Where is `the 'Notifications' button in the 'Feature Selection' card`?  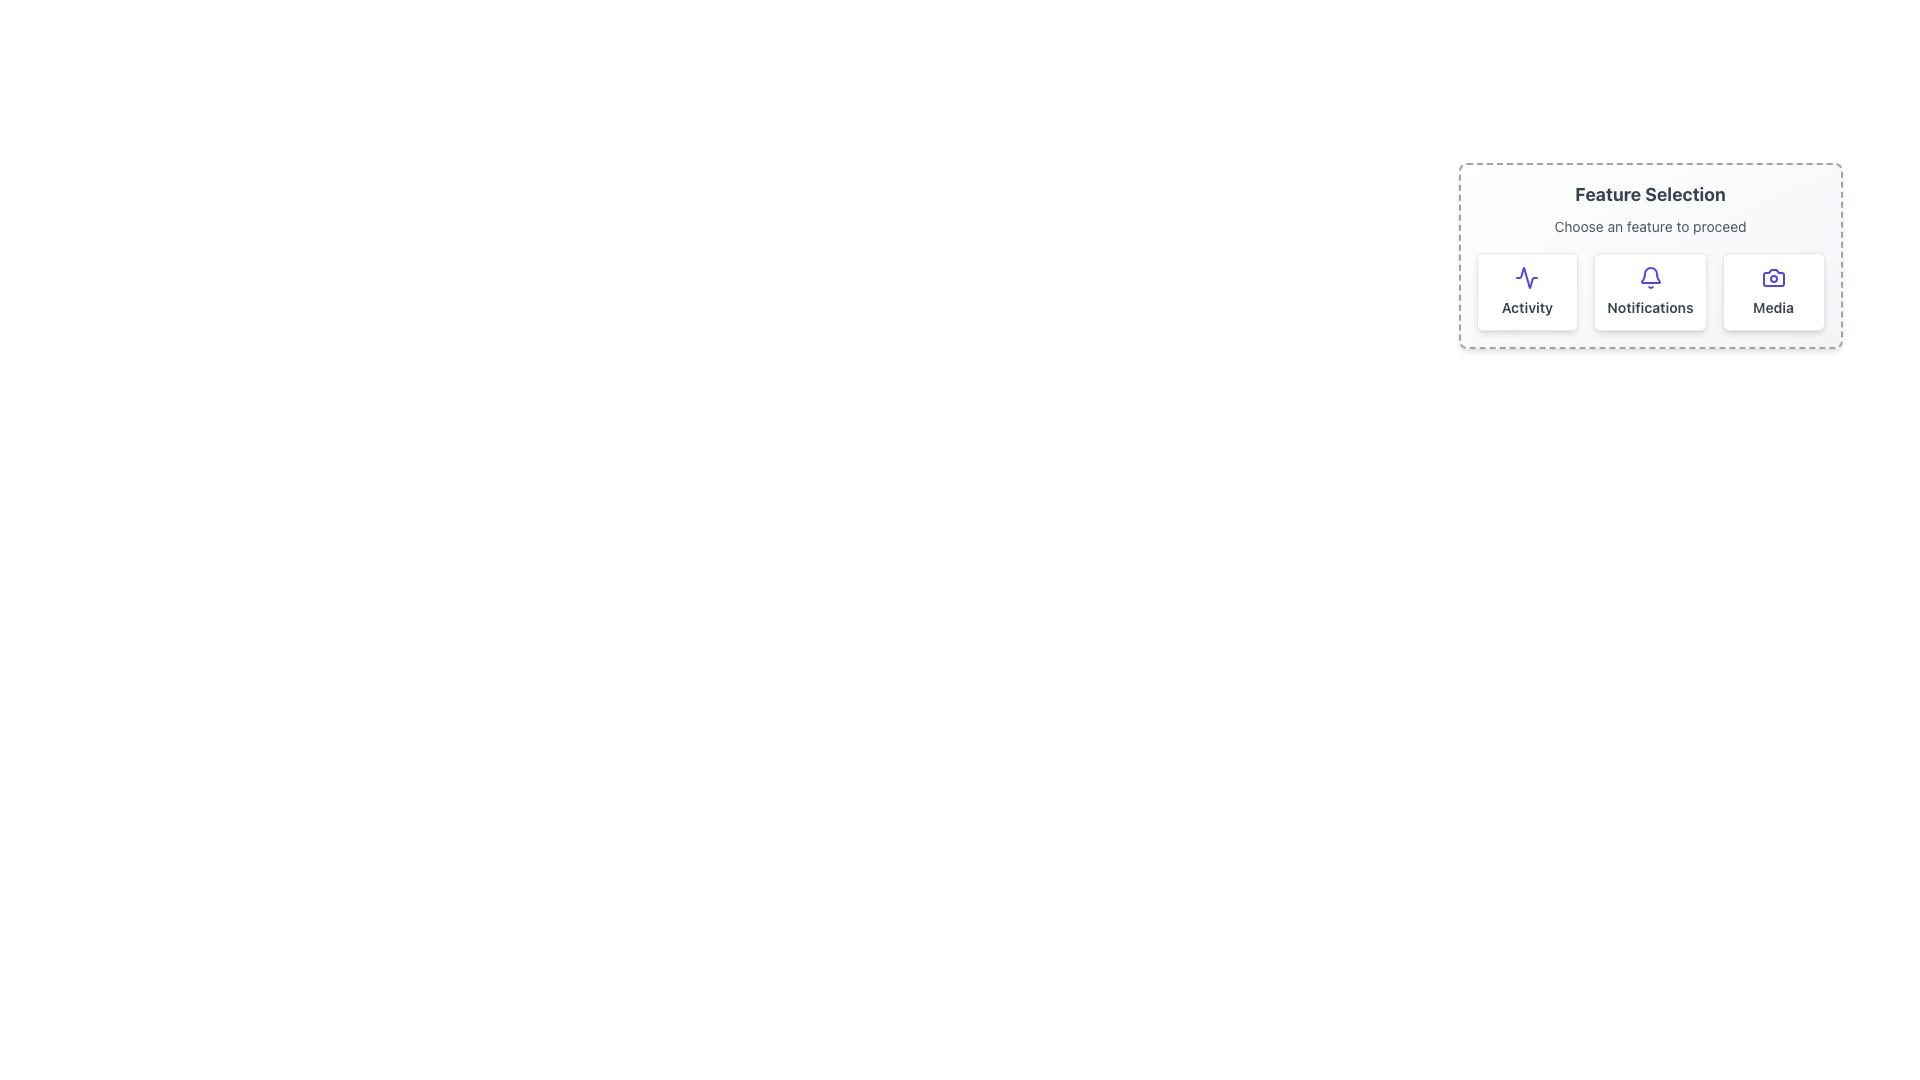 the 'Notifications' button in the 'Feature Selection' card is located at coordinates (1650, 254).